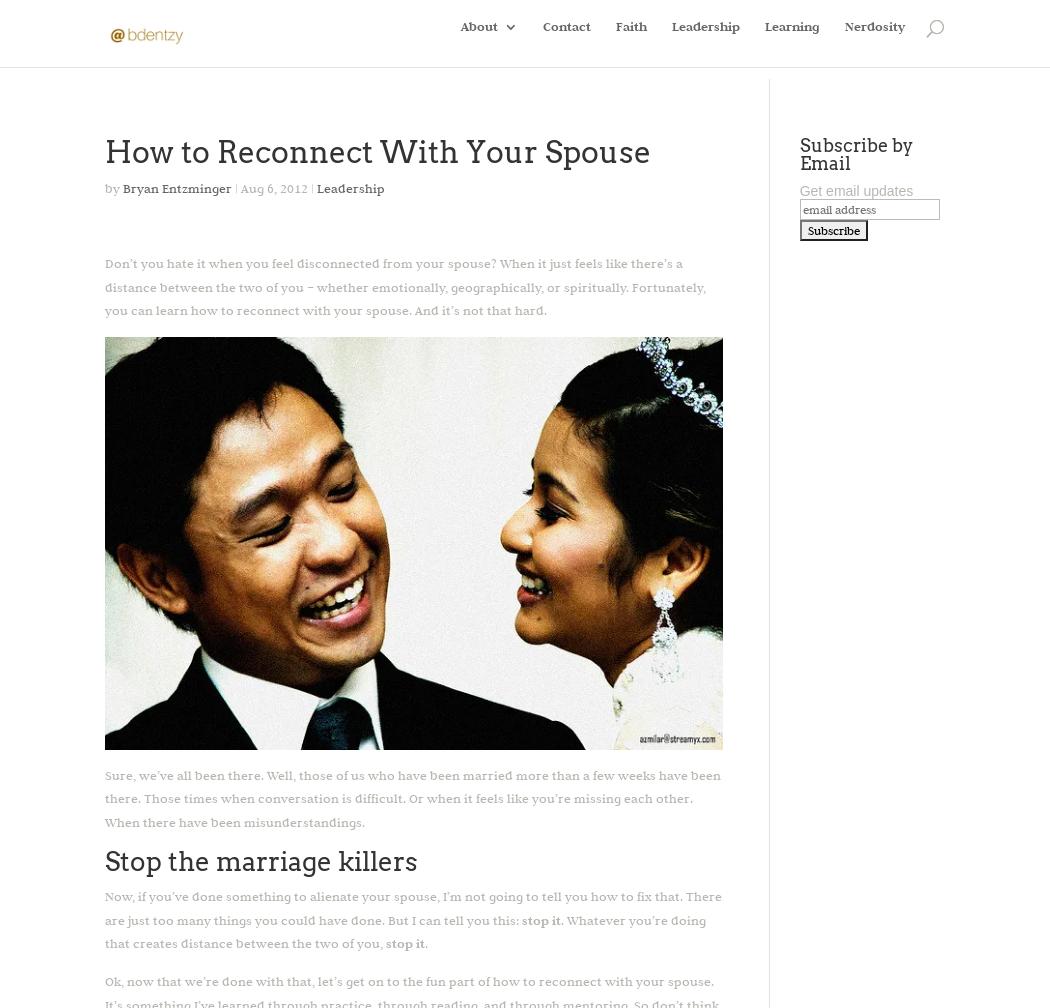 Image resolution: width=1050 pixels, height=1008 pixels. Describe the element at coordinates (261, 860) in the screenshot. I see `'Stop the marriage killers'` at that location.